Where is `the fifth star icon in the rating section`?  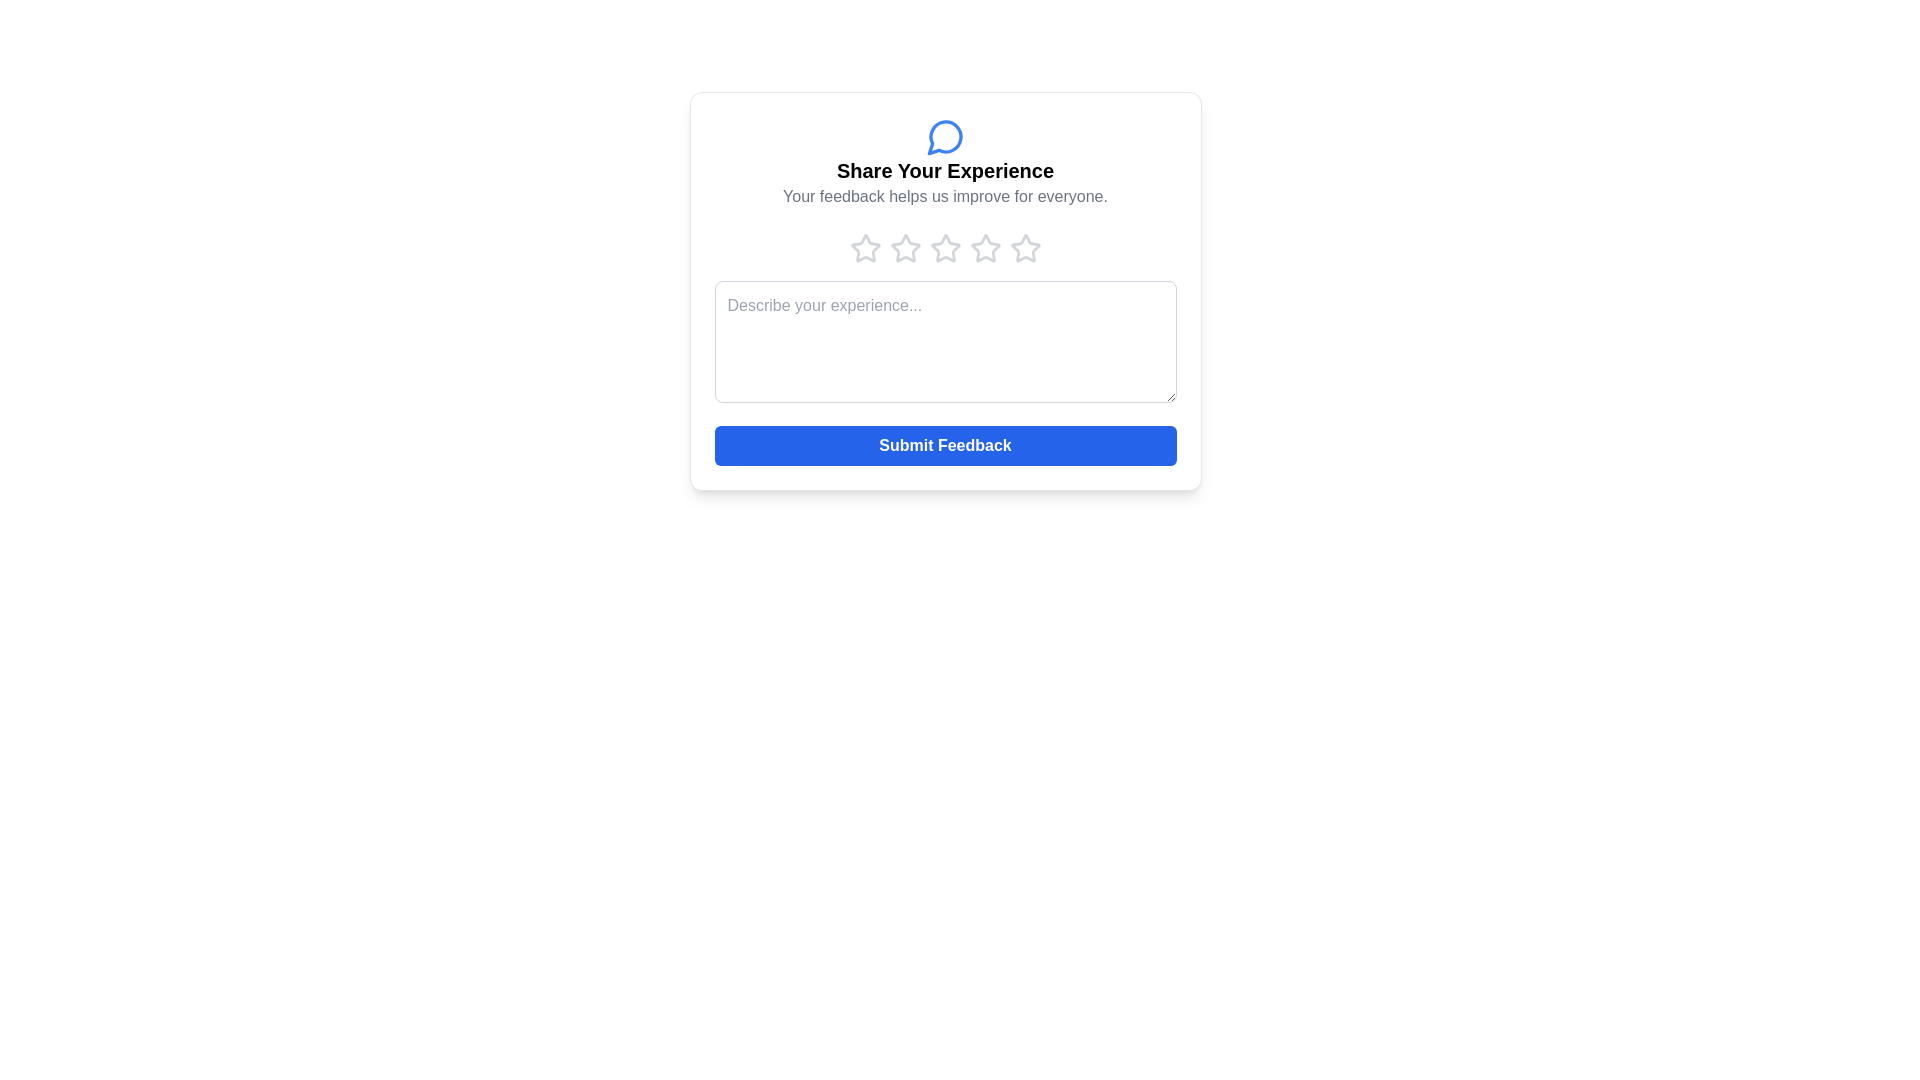 the fifth star icon in the rating section is located at coordinates (1025, 248).